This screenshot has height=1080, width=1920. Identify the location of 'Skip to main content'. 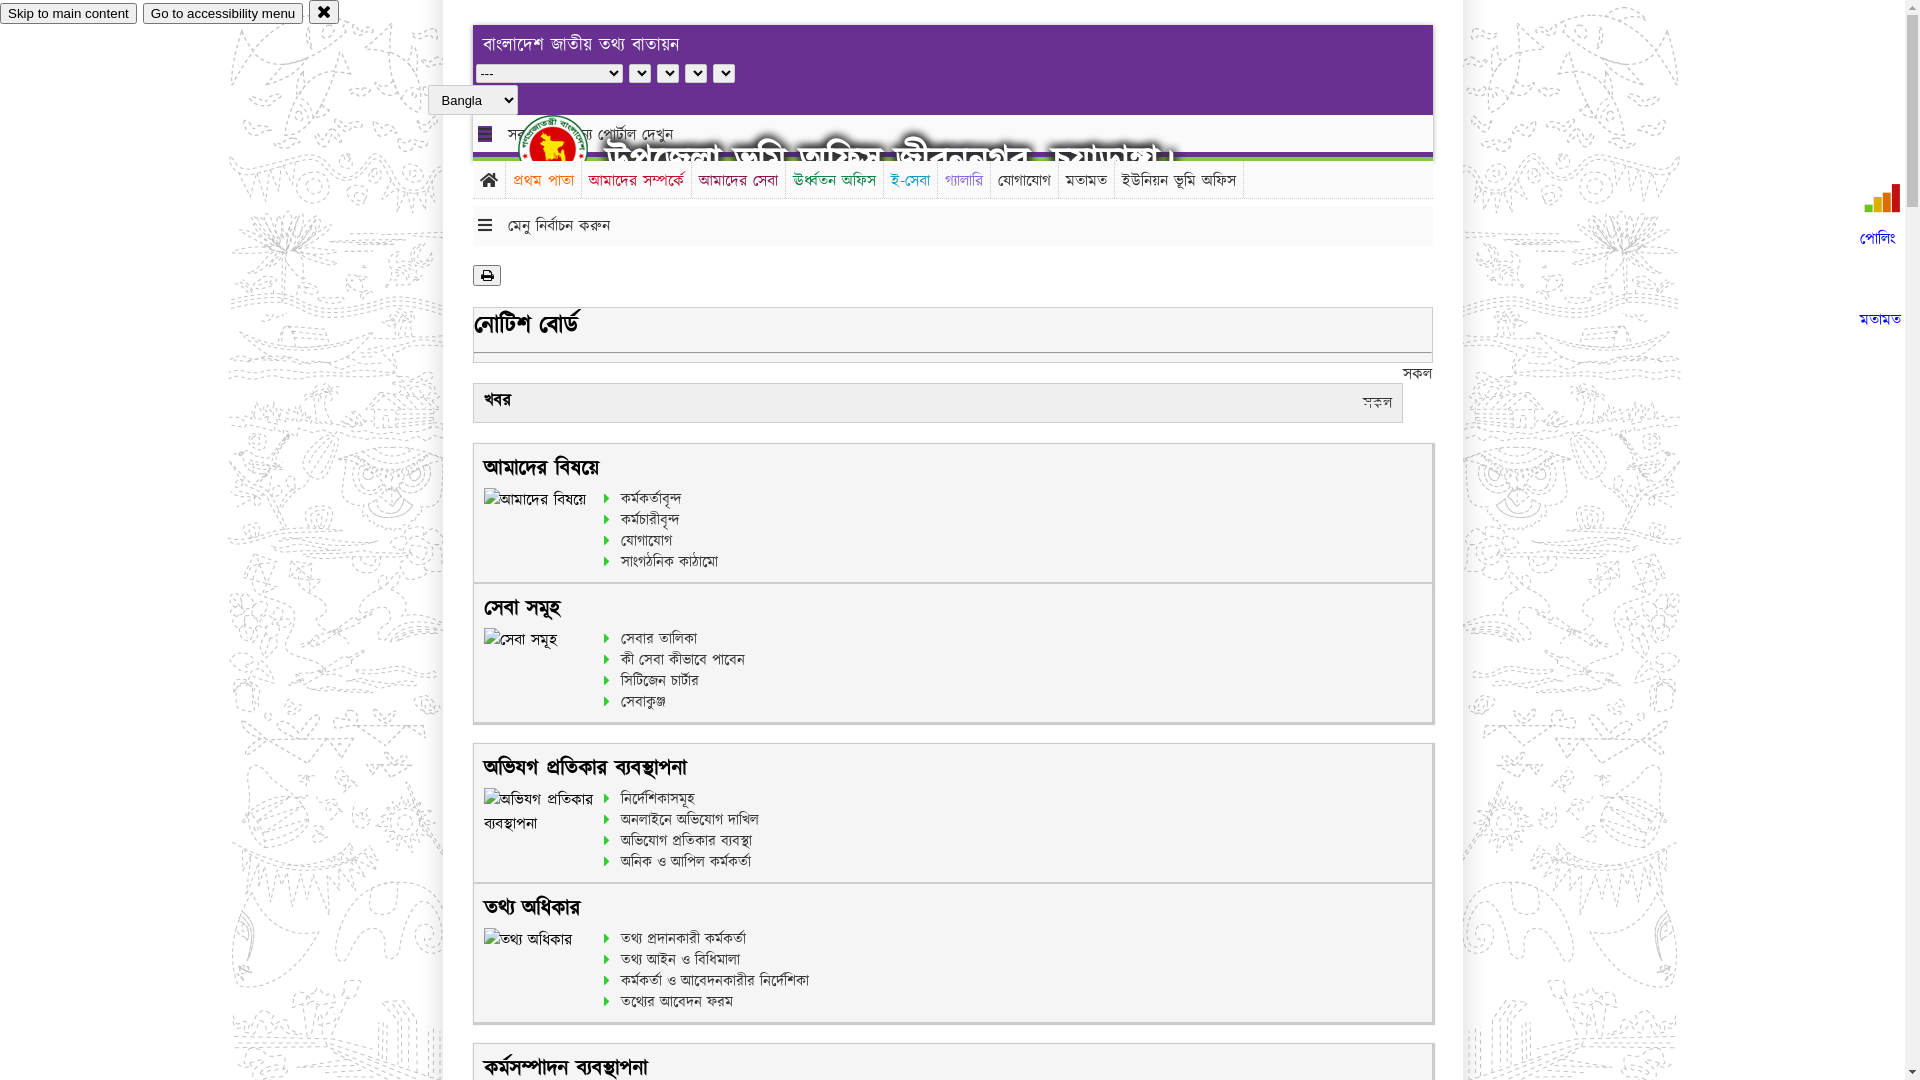
(68, 13).